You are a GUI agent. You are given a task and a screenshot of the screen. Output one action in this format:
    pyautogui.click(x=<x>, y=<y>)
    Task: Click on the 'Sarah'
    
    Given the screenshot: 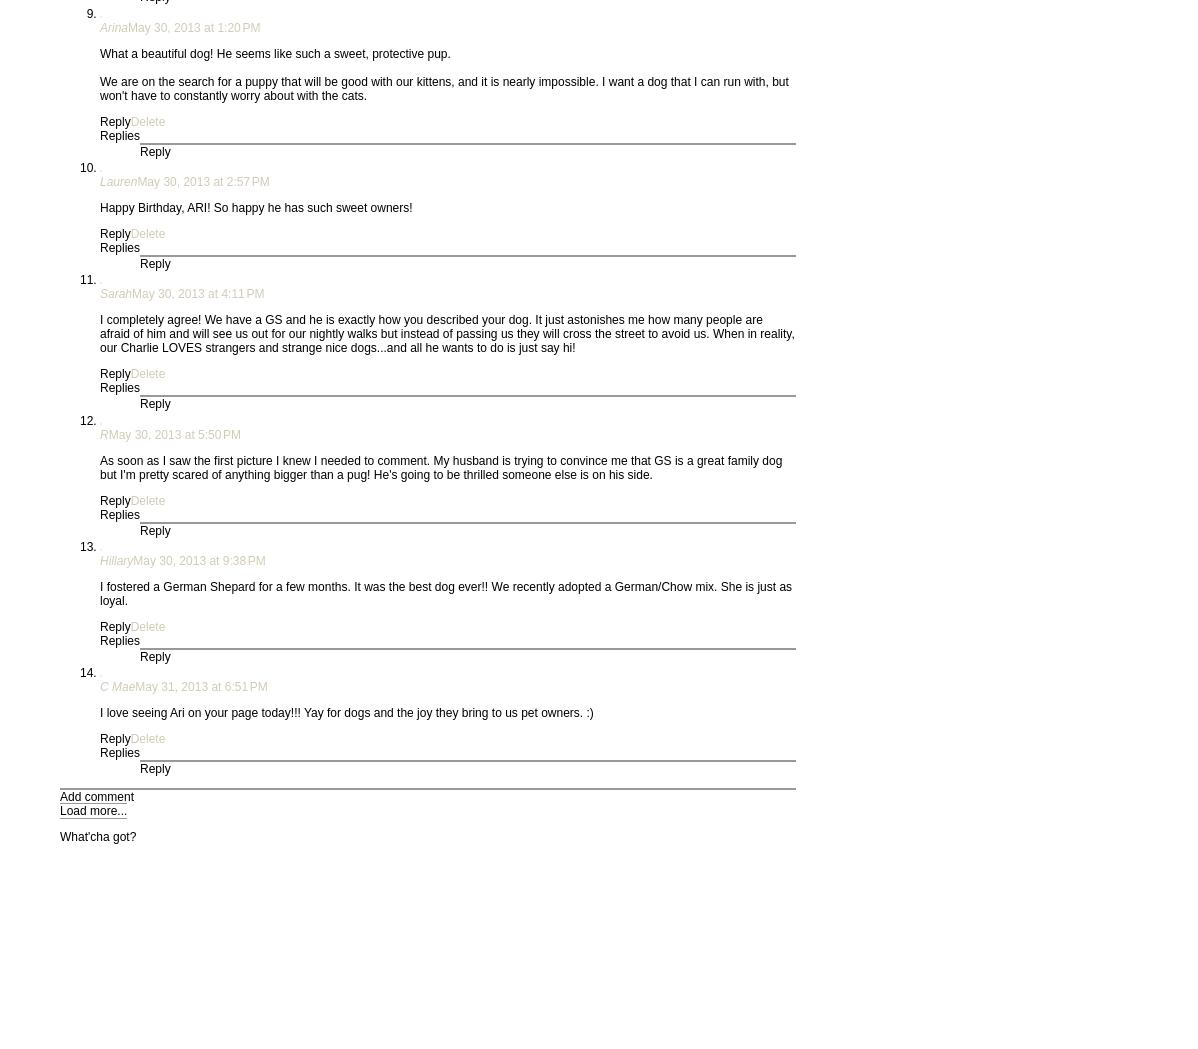 What is the action you would take?
    pyautogui.click(x=100, y=294)
    